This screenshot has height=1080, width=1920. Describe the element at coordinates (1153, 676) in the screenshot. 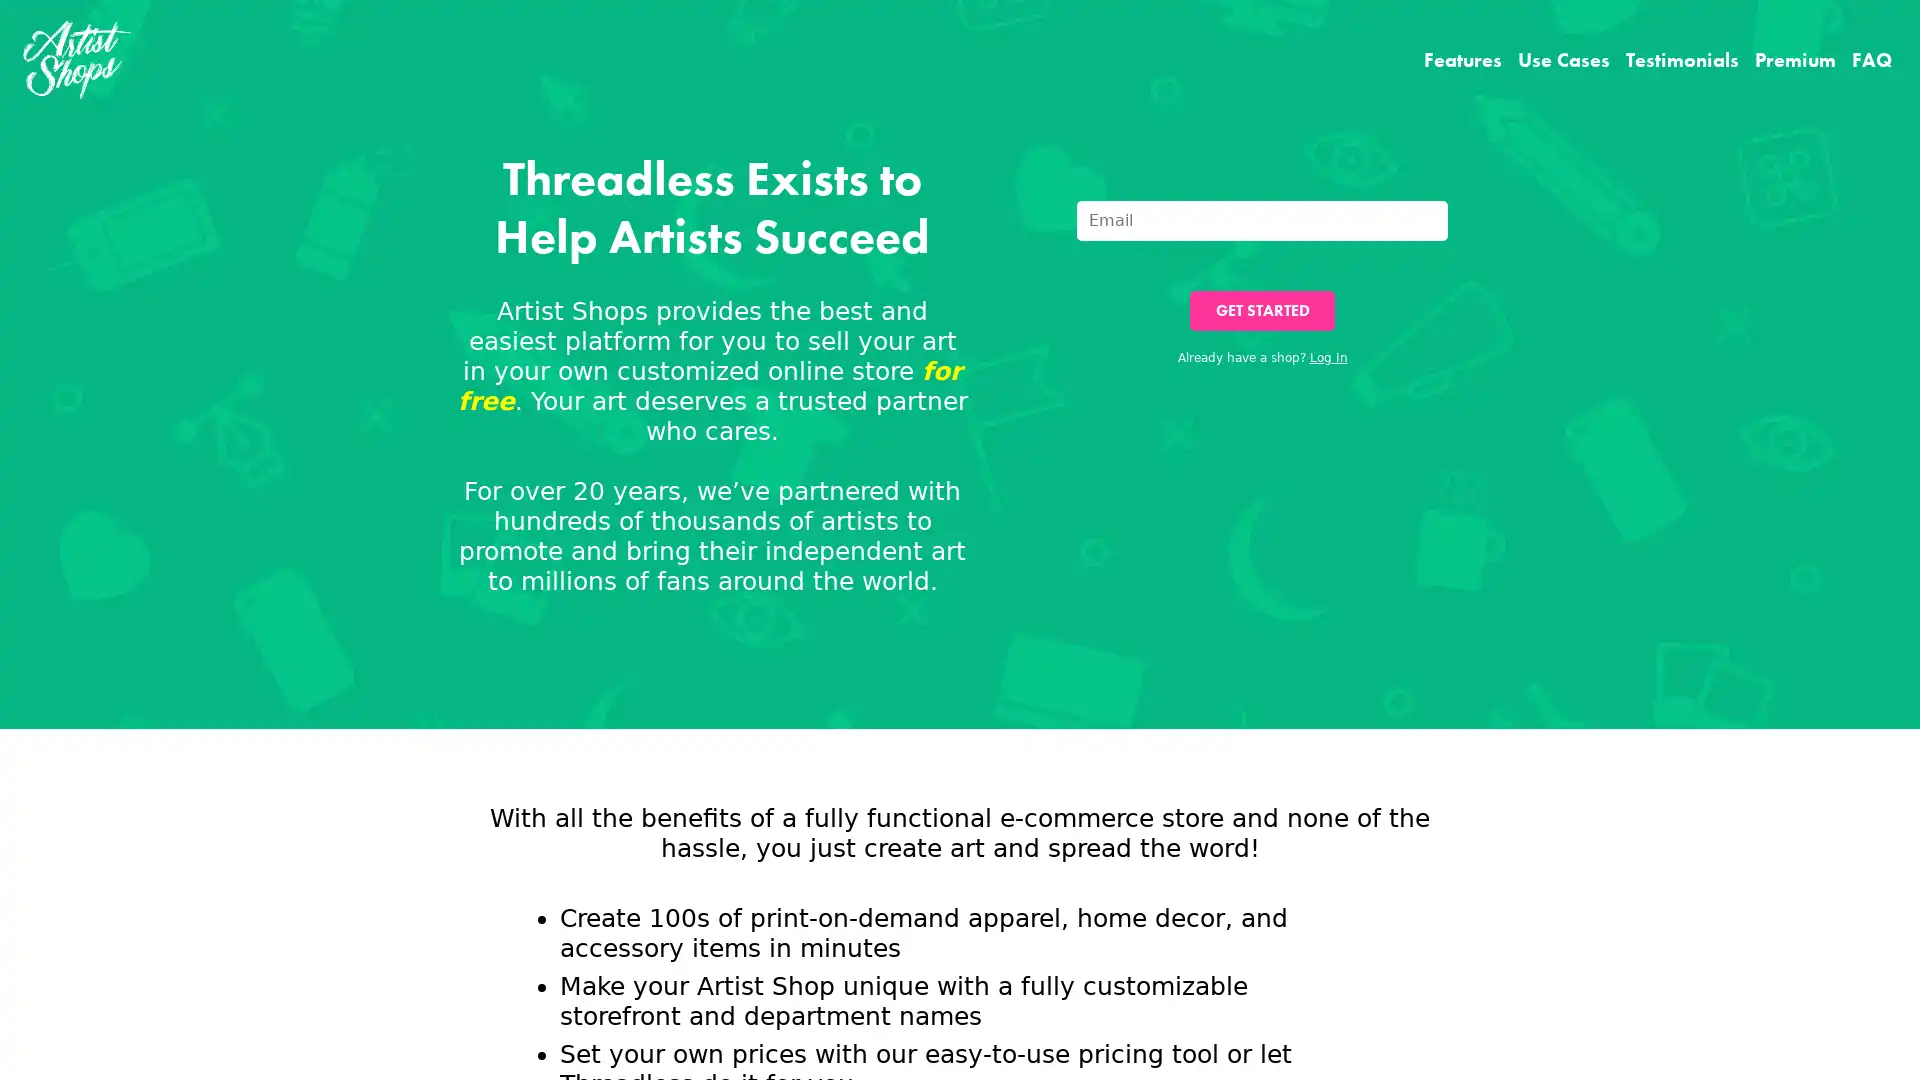

I see `Create my shop!` at that location.